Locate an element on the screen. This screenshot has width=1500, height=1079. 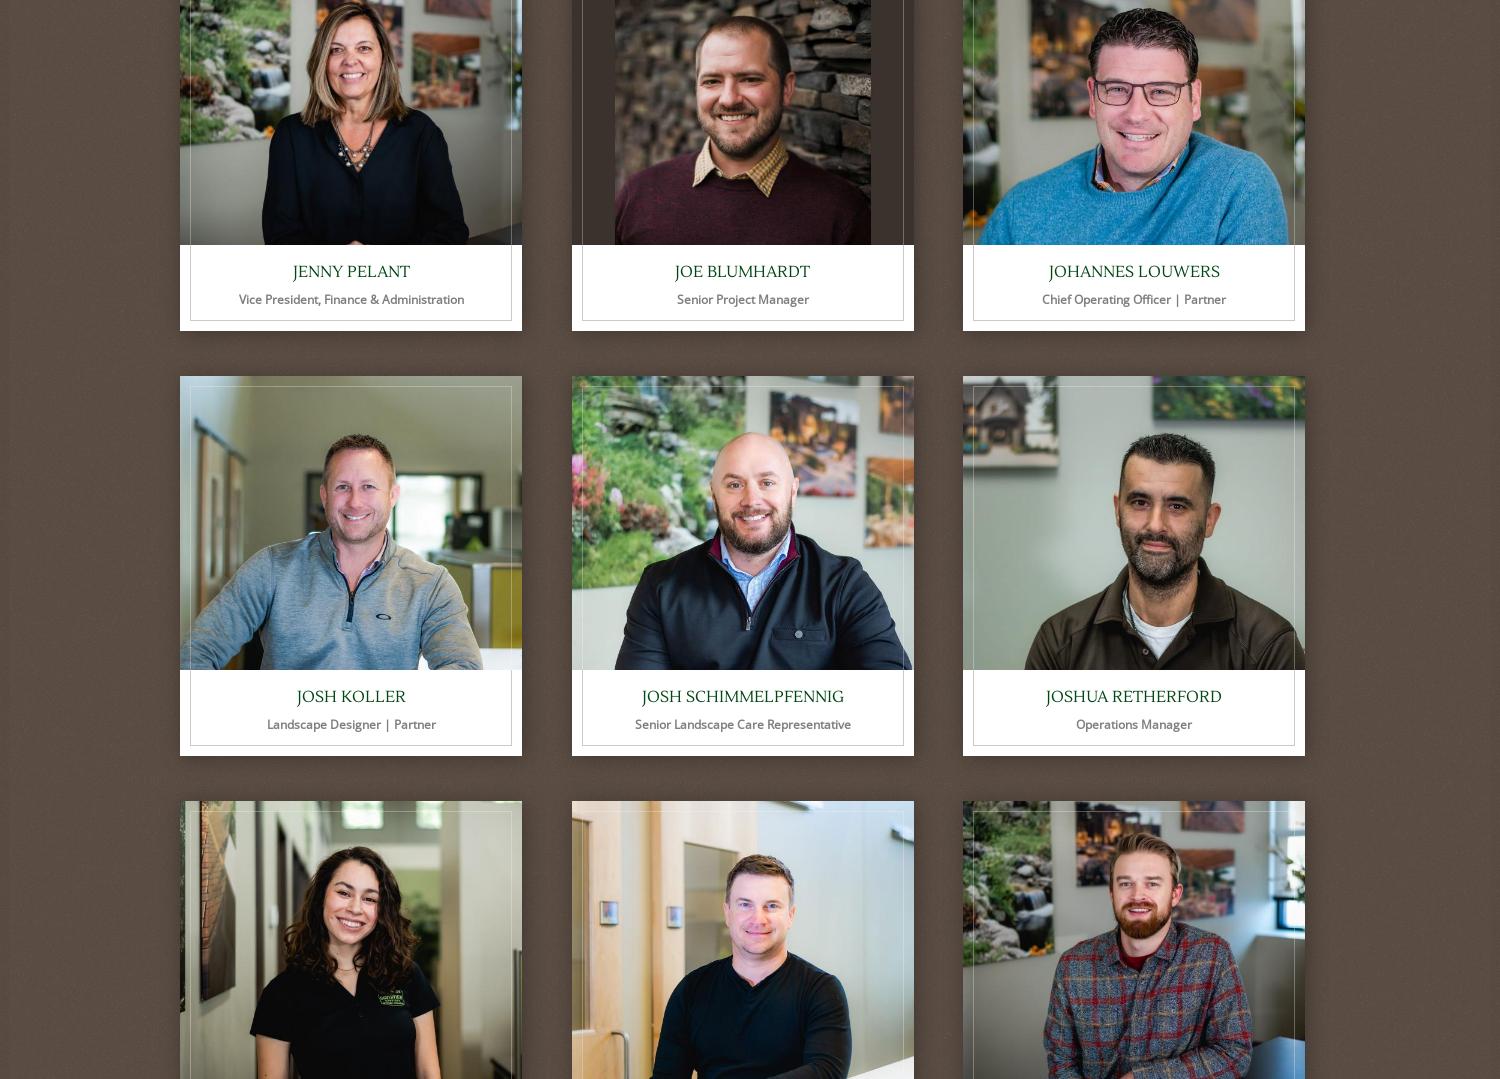
'Vice President, Finance & Administration' is located at coordinates (349, 298).